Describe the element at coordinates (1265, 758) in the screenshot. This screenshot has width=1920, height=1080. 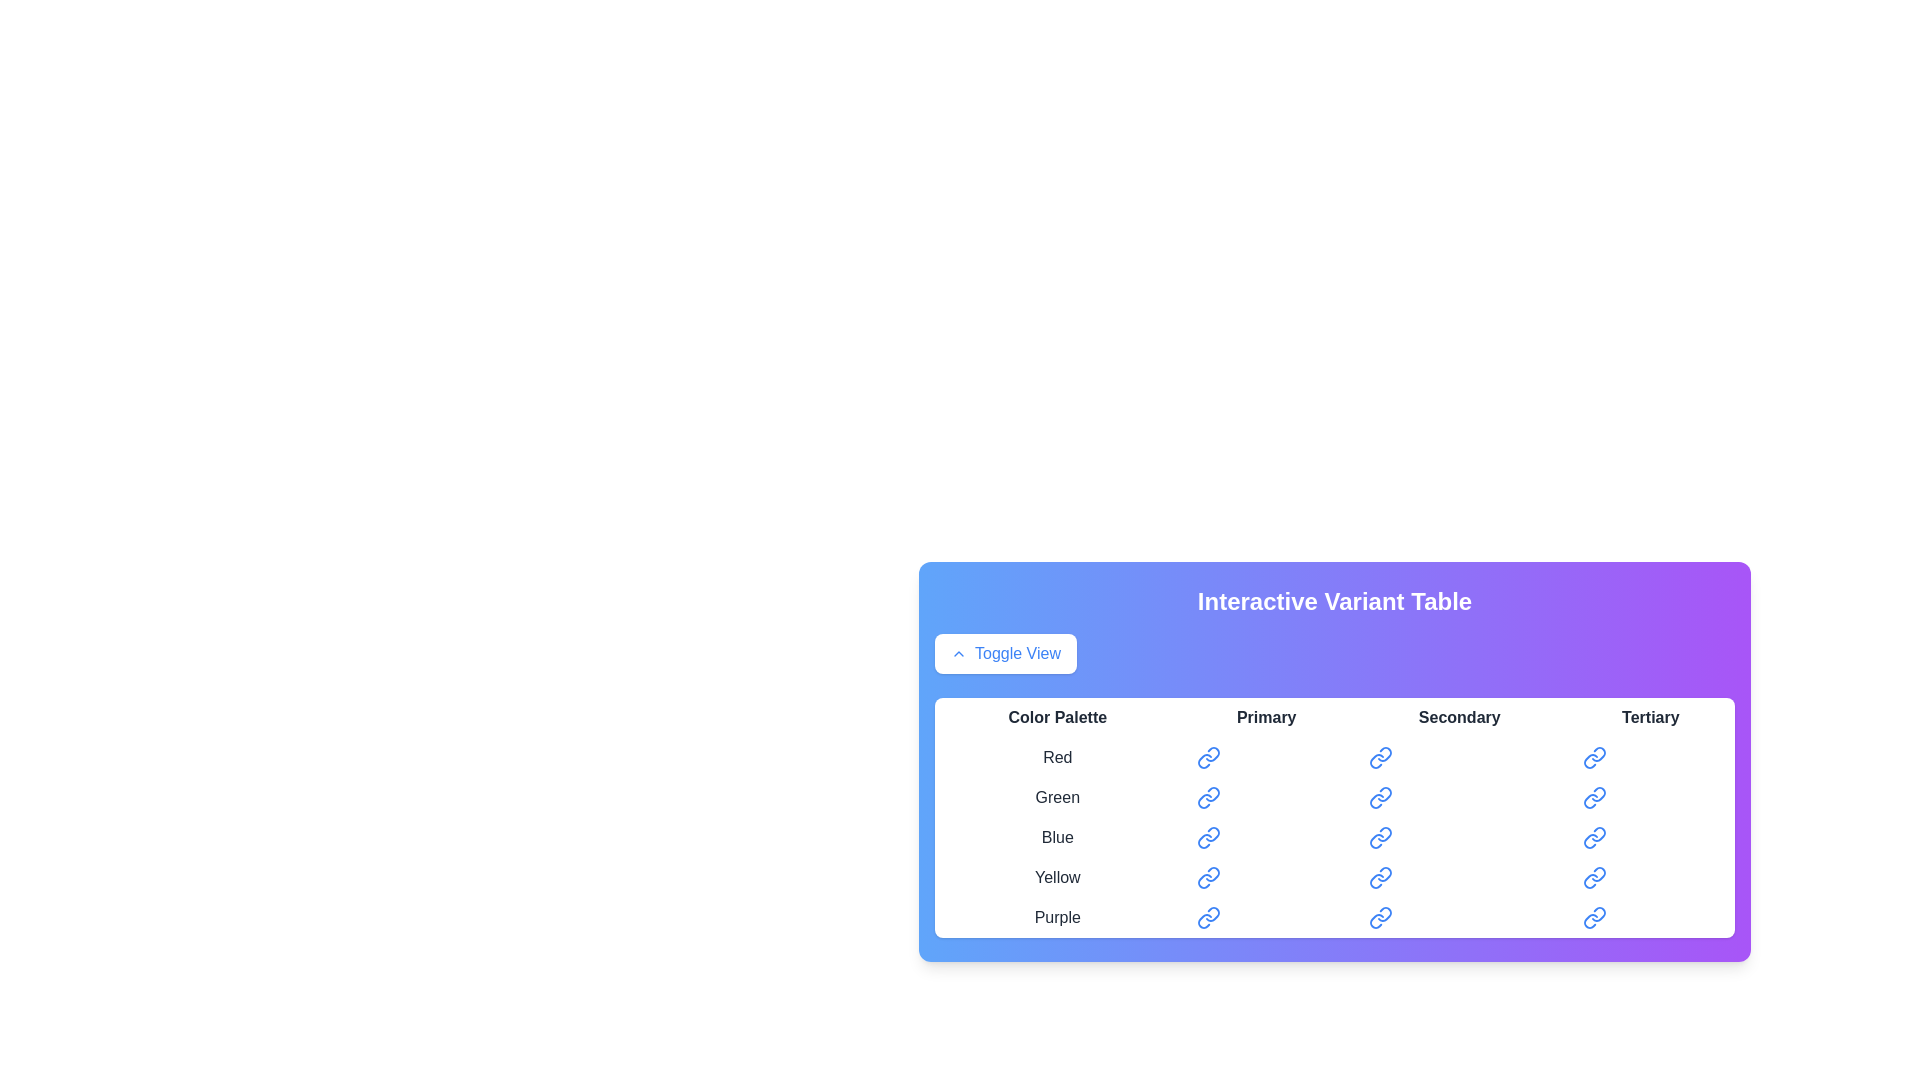
I see `the Label with an icon that identifies the 'Primary - Red' category, located in the row labeled 'Red' in a table under the 'Primary' column, to the right of the 'Color Palette' column` at that location.